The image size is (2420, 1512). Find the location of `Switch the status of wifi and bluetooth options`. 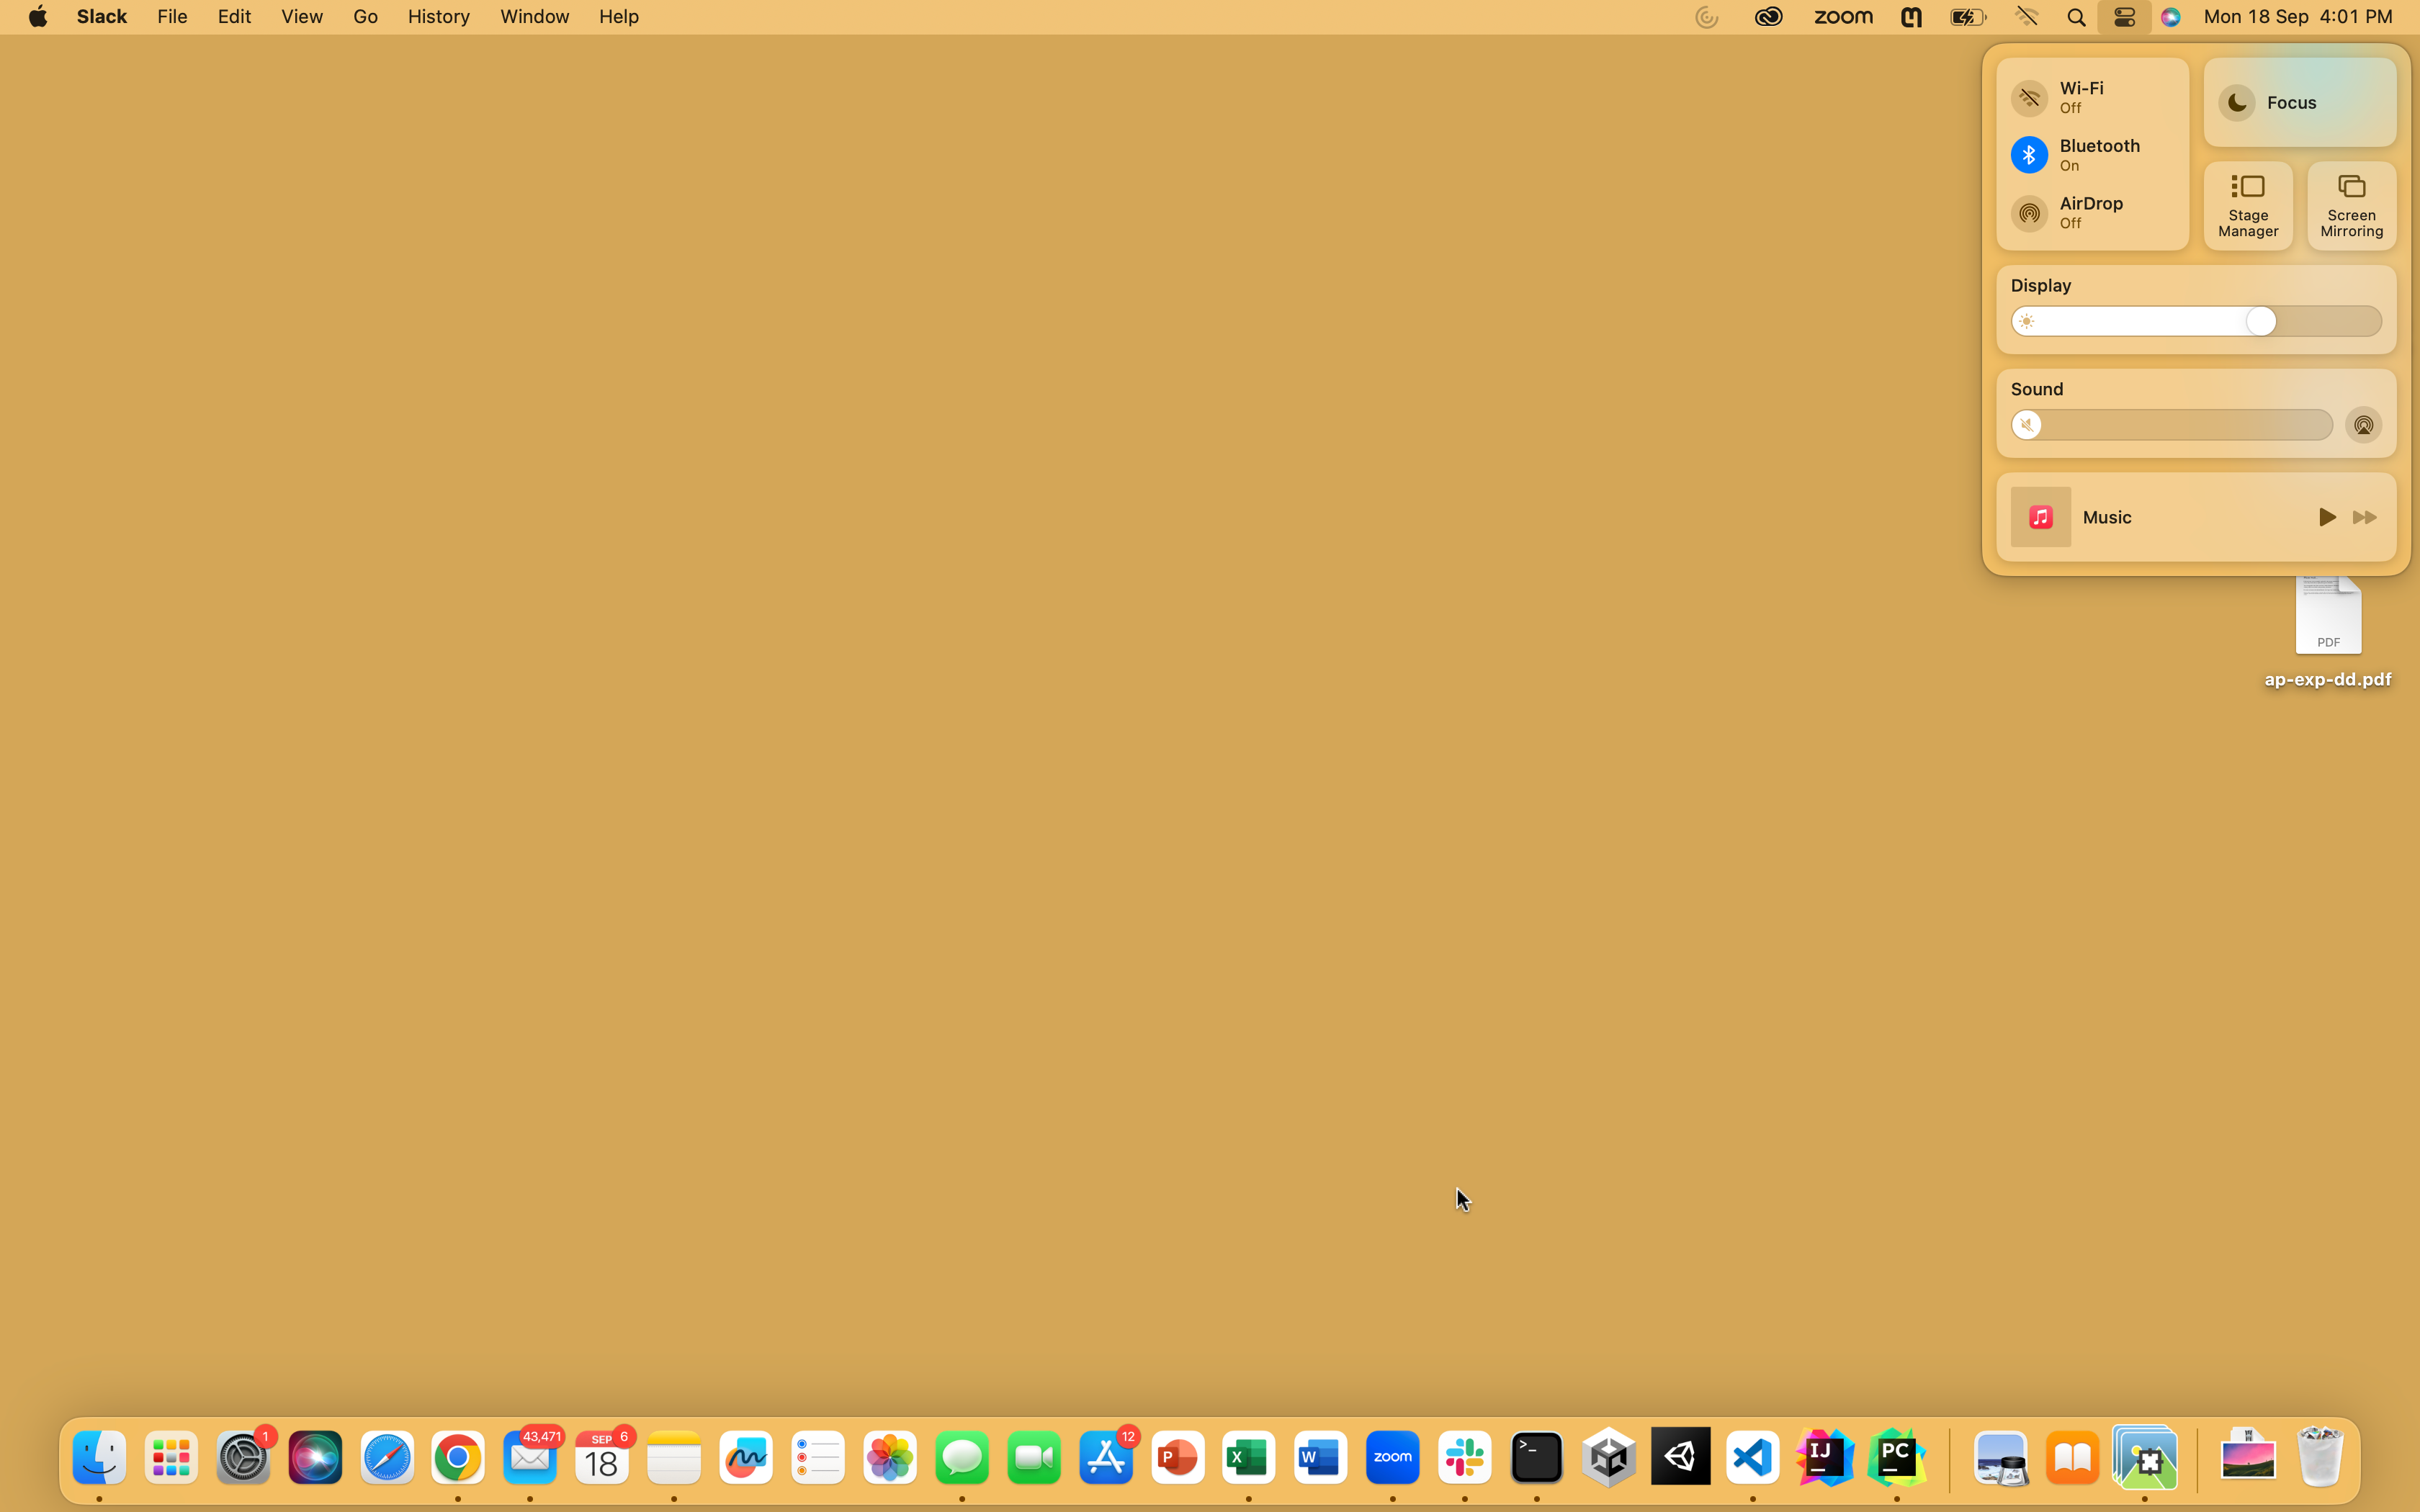

Switch the status of wifi and bluetooth options is located at coordinates (2090, 89).